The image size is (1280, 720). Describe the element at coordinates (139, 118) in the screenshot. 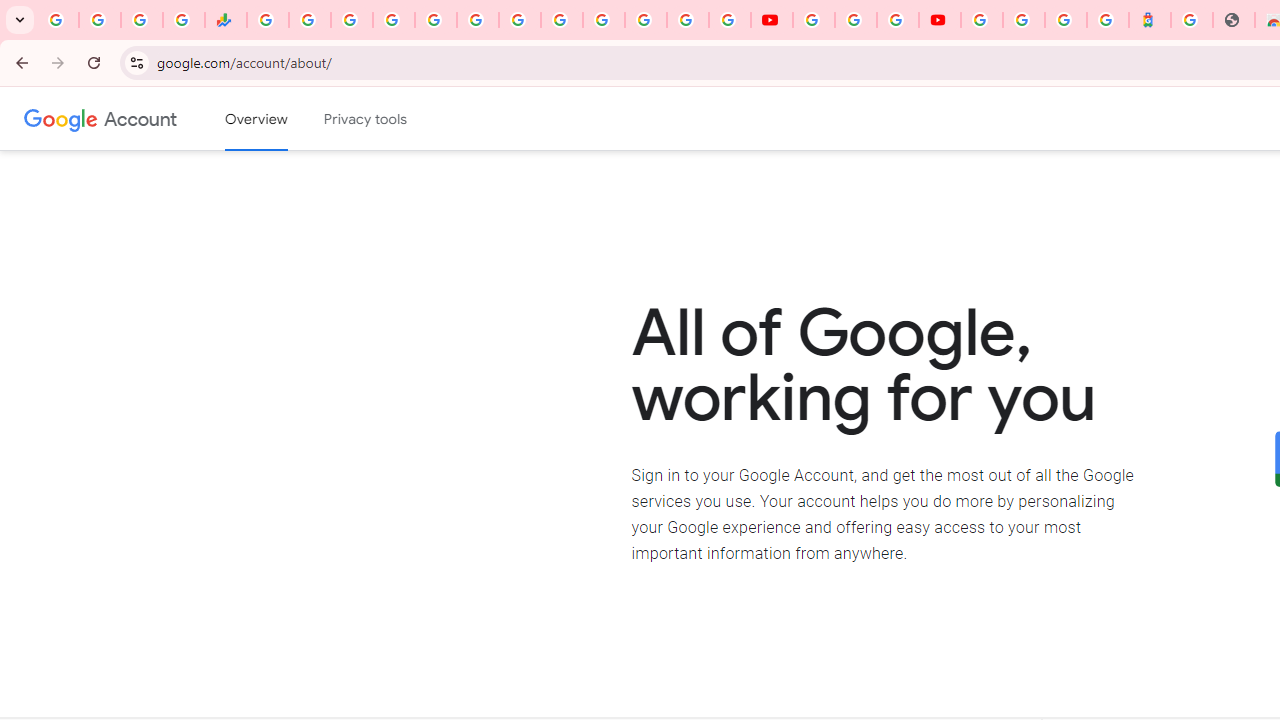

I see `'Google Account'` at that location.